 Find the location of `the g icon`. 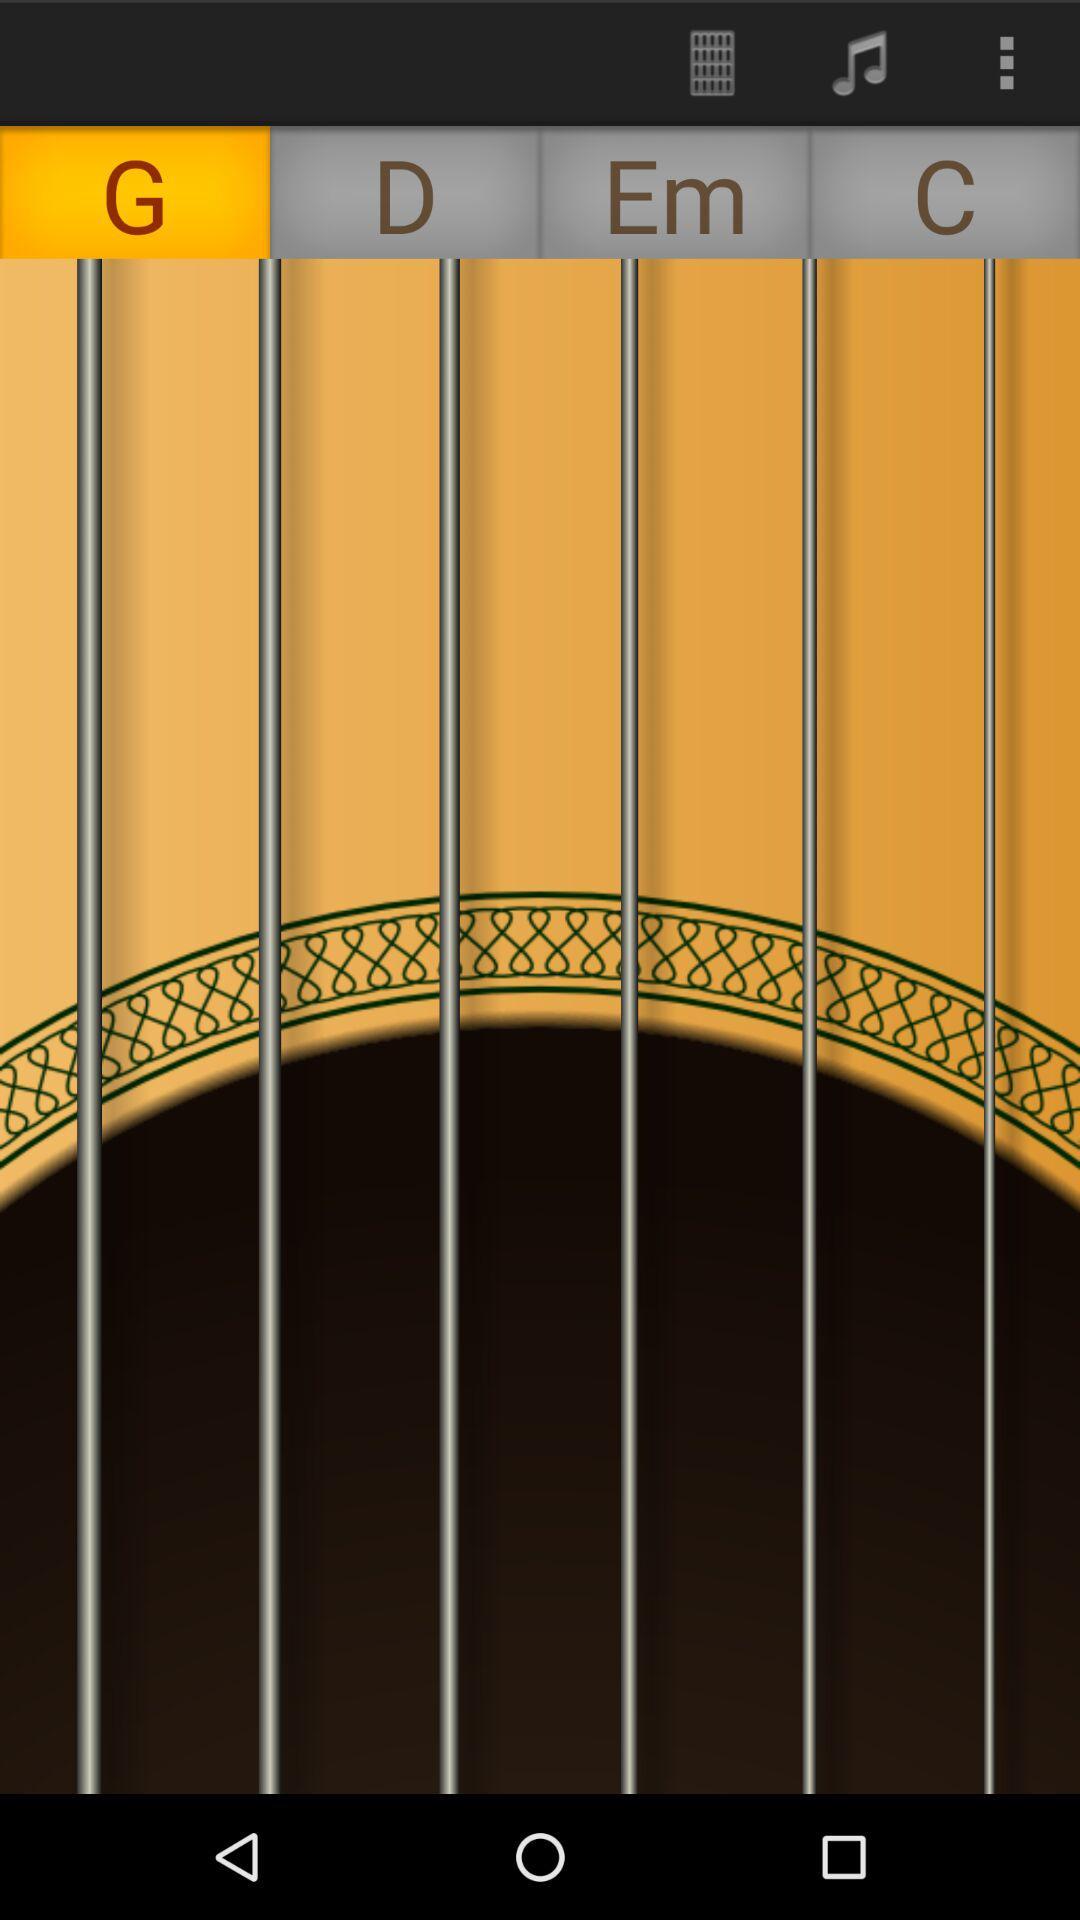

the g icon is located at coordinates (135, 192).